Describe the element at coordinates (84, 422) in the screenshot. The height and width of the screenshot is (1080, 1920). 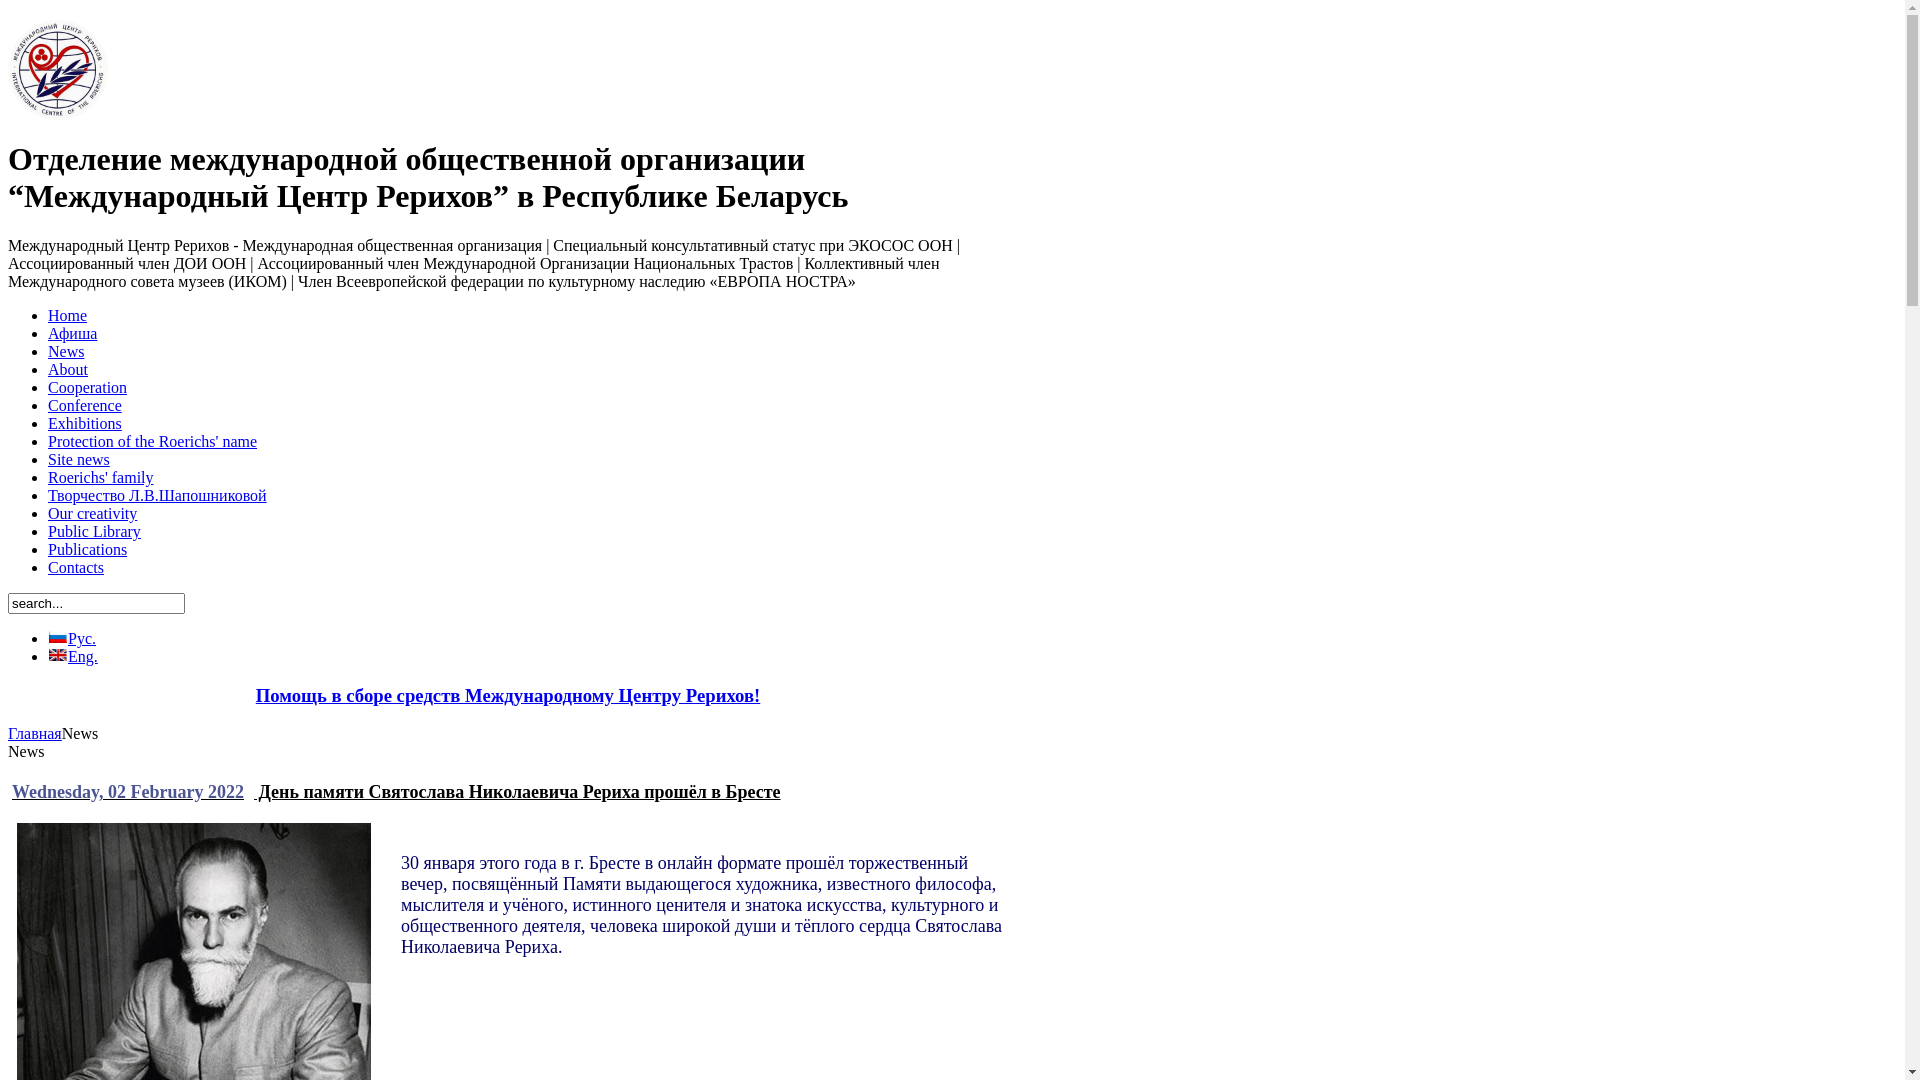
I see `'Exhibitions'` at that location.